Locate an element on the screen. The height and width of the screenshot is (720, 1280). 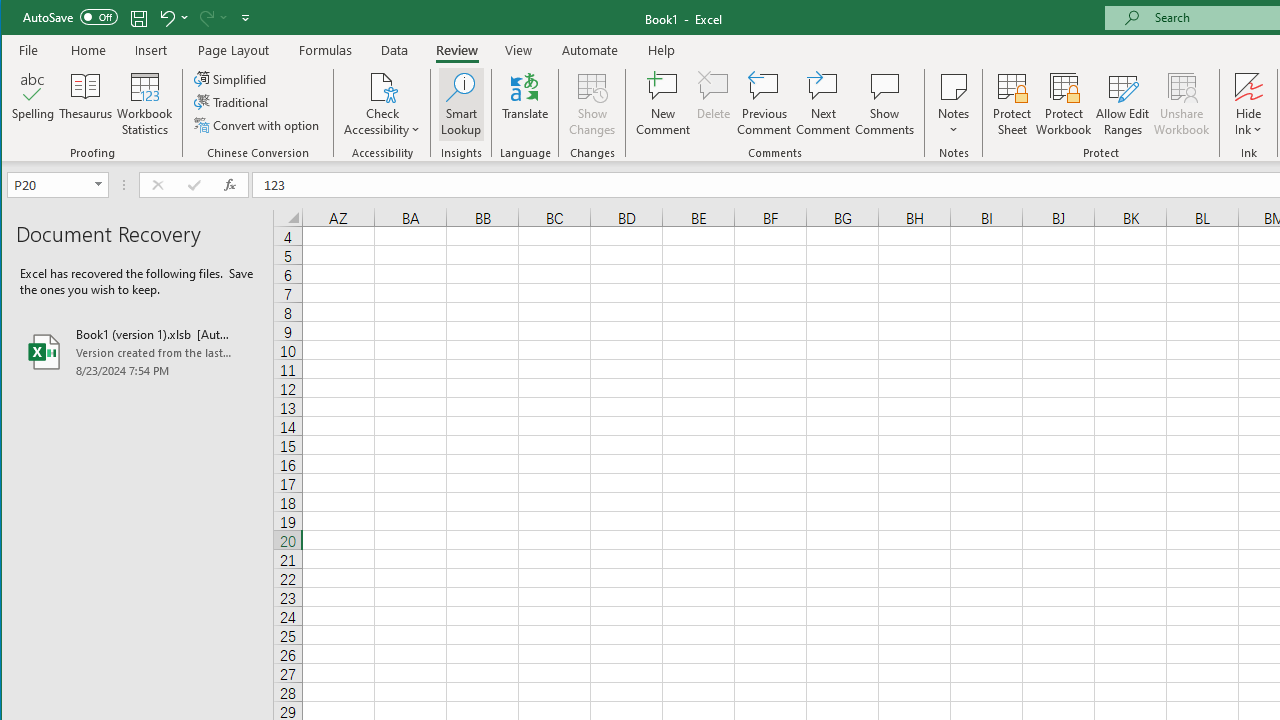
'Protect Workbook...' is located at coordinates (1063, 104).